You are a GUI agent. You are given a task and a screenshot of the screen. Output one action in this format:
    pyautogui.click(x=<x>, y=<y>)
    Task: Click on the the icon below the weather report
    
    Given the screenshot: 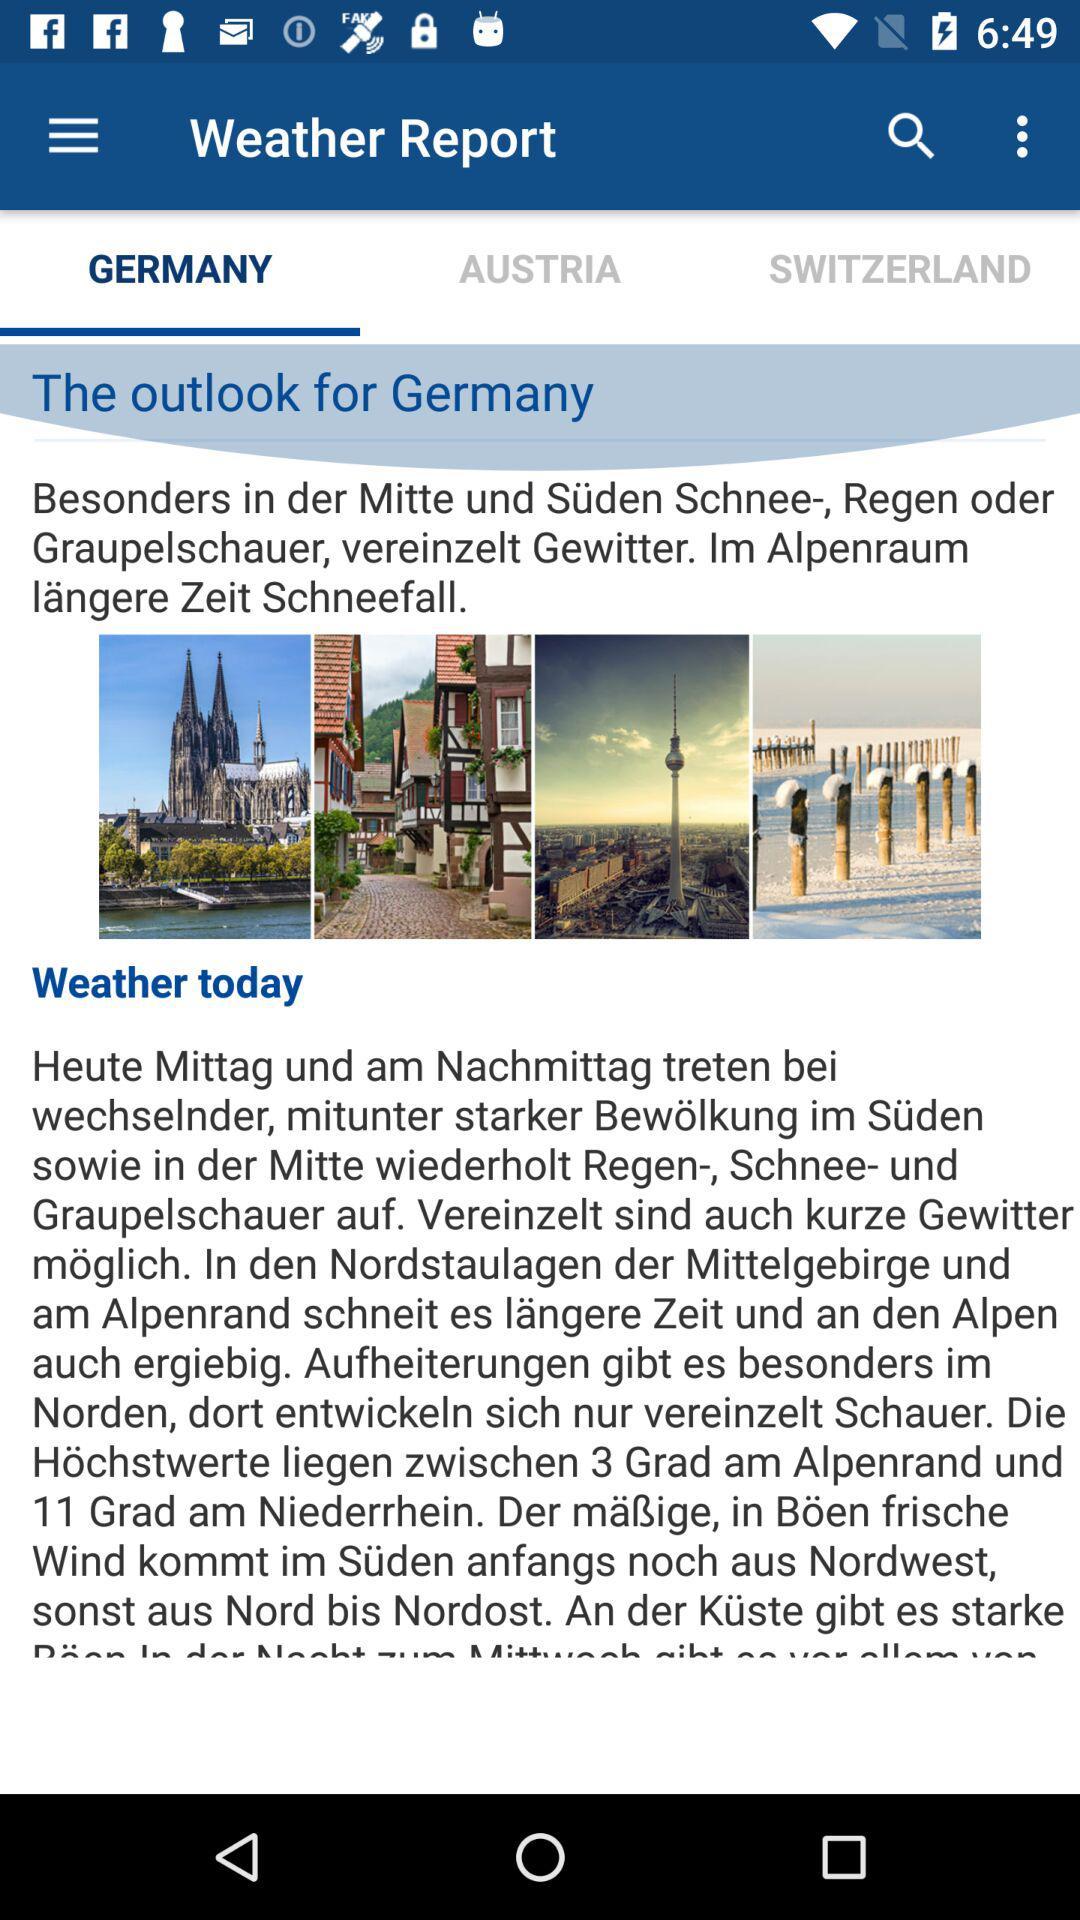 What is the action you would take?
    pyautogui.click(x=540, y=272)
    